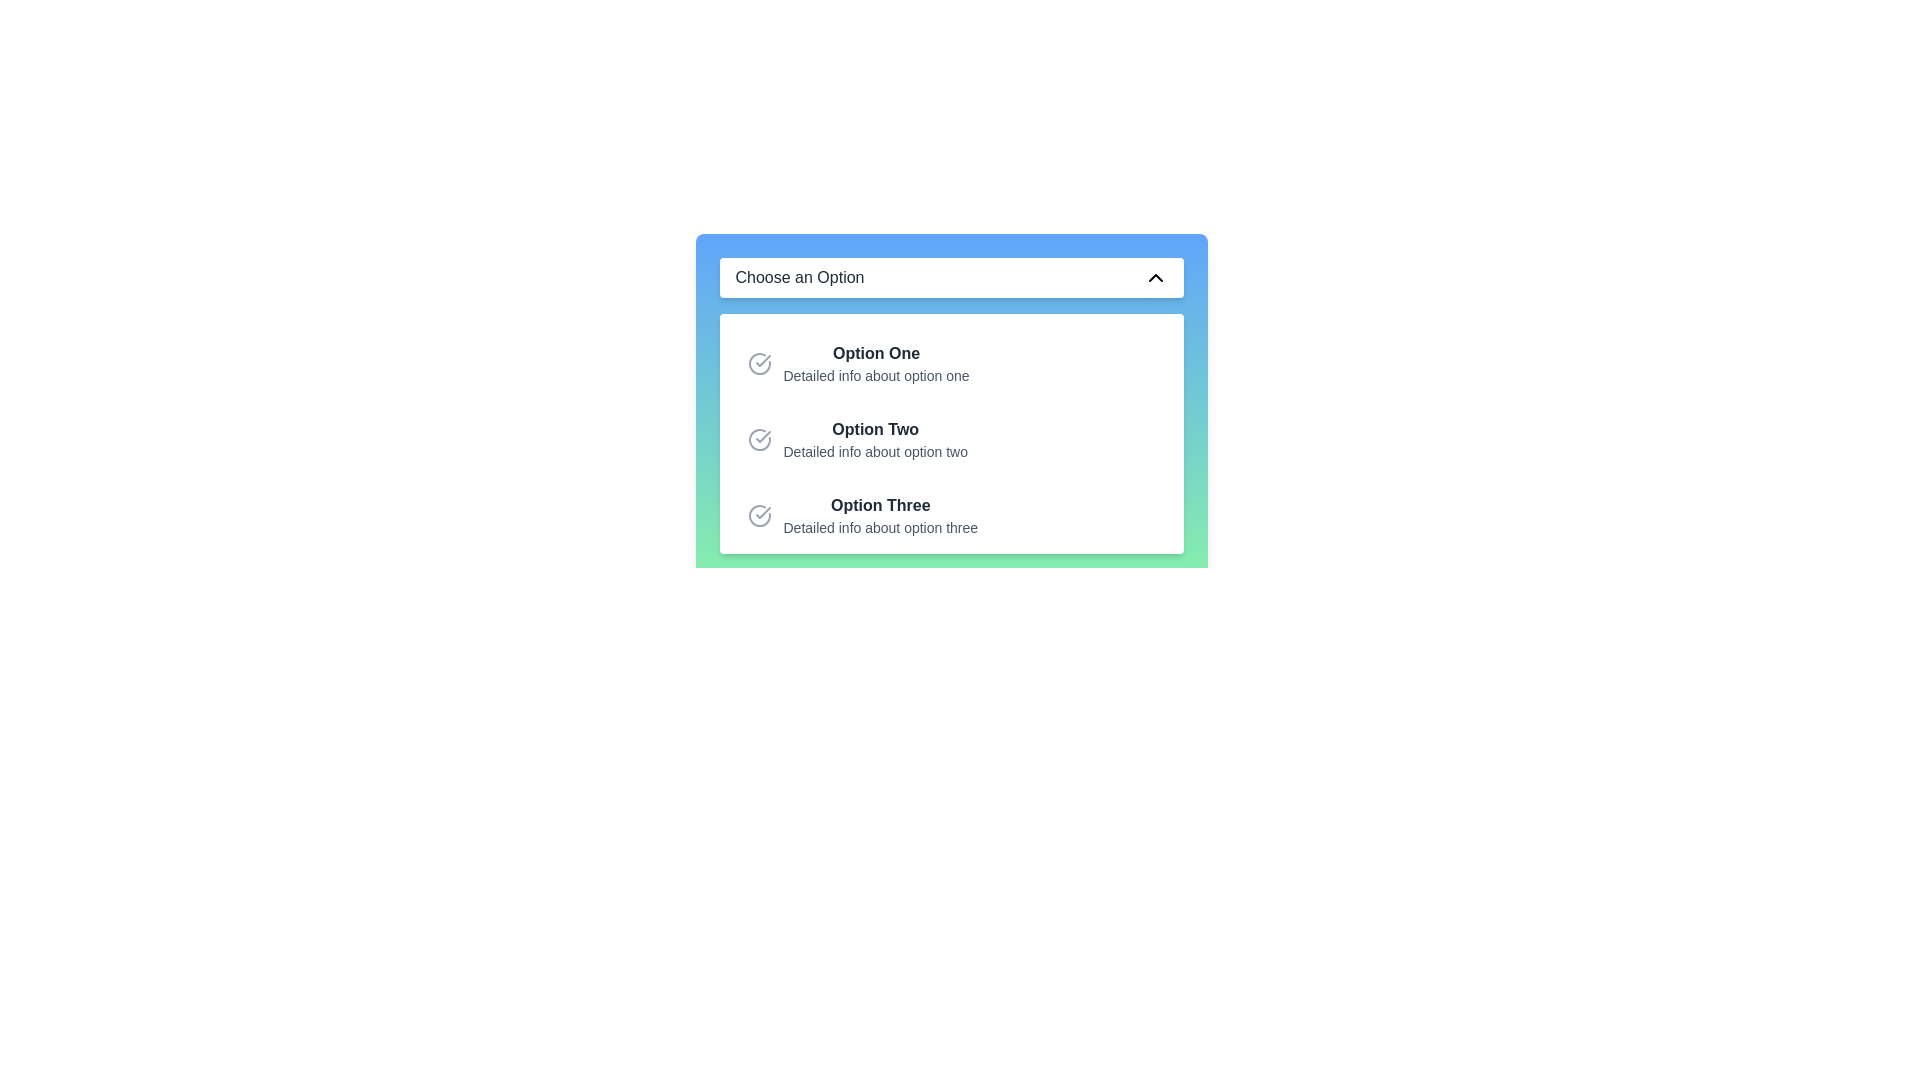  I want to click on the text label reading 'Option Three', which is styled in bold and dark-gray color, located inside a dropdown panel, so click(880, 504).